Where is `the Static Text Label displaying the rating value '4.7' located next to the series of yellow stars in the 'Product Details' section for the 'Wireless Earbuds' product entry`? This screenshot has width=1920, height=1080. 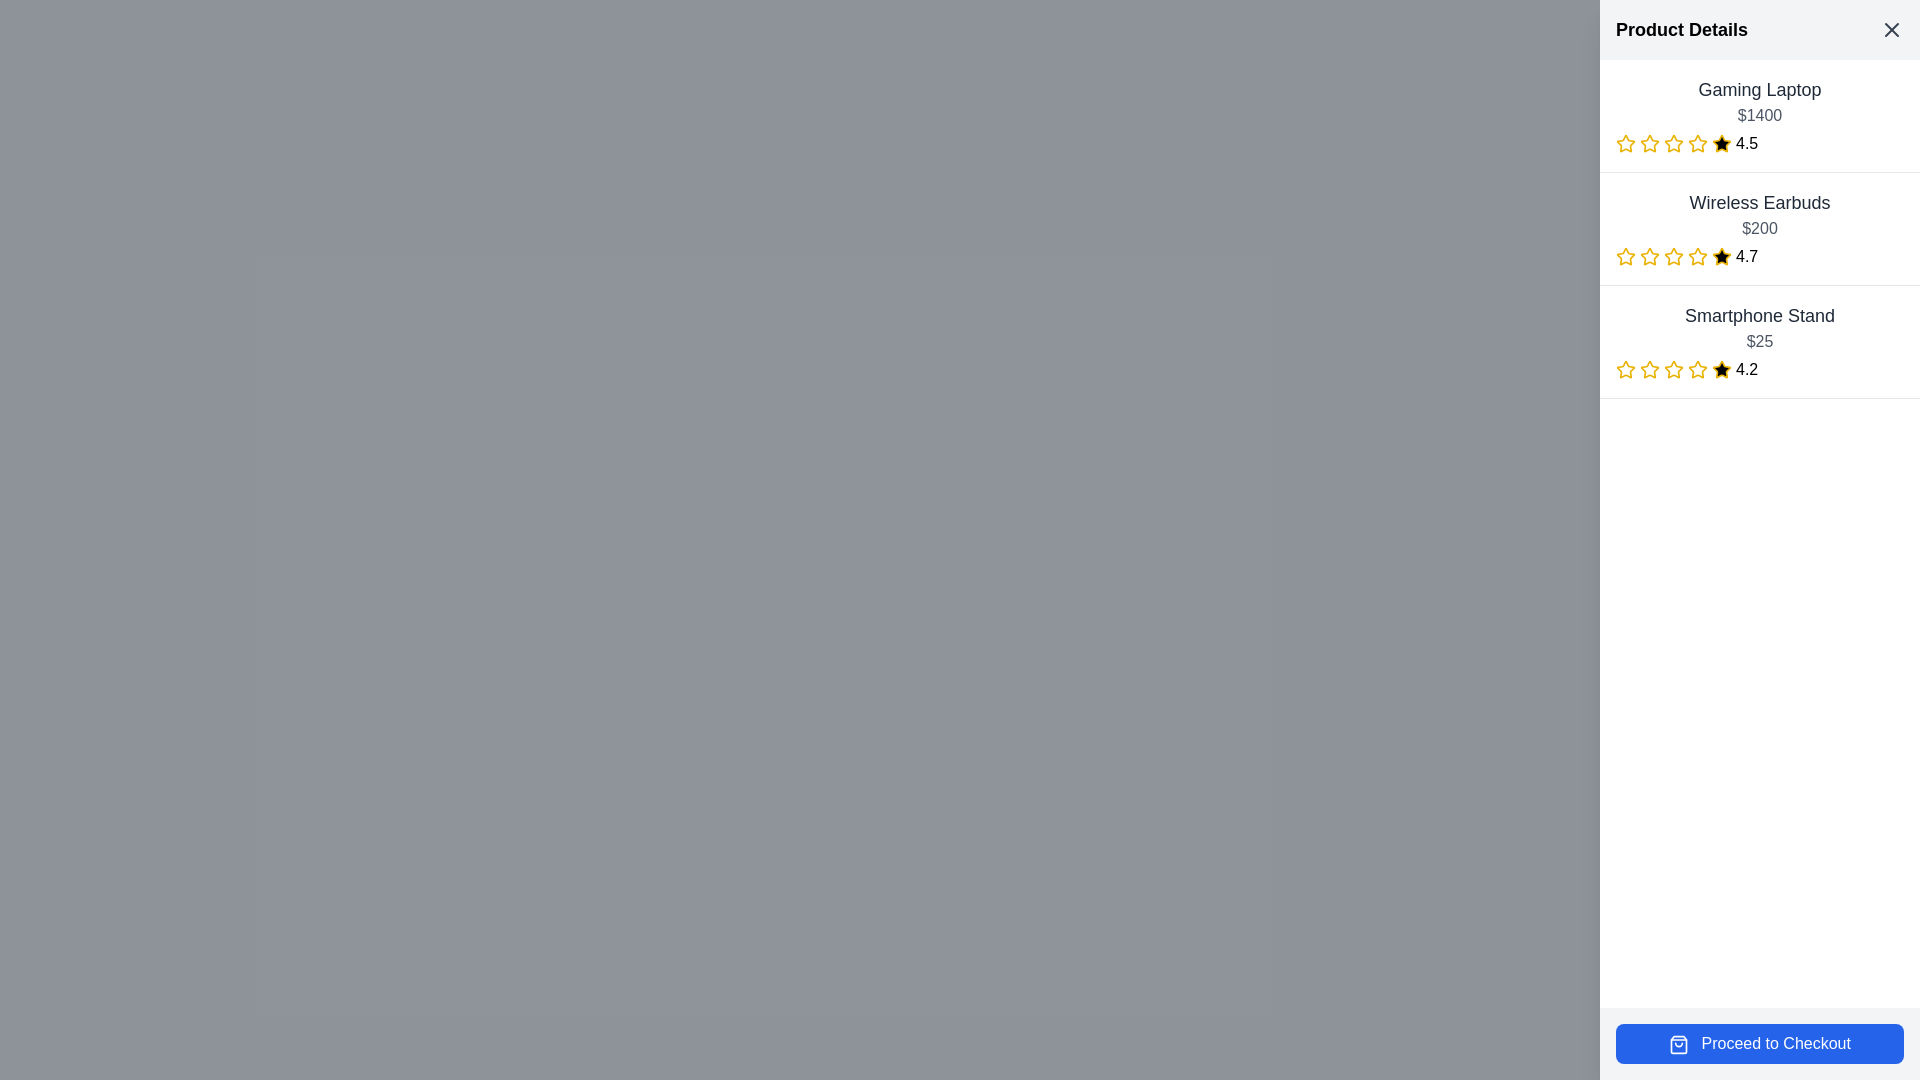 the Static Text Label displaying the rating value '4.7' located next to the series of yellow stars in the 'Product Details' section for the 'Wireless Earbuds' product entry is located at coordinates (1746, 256).